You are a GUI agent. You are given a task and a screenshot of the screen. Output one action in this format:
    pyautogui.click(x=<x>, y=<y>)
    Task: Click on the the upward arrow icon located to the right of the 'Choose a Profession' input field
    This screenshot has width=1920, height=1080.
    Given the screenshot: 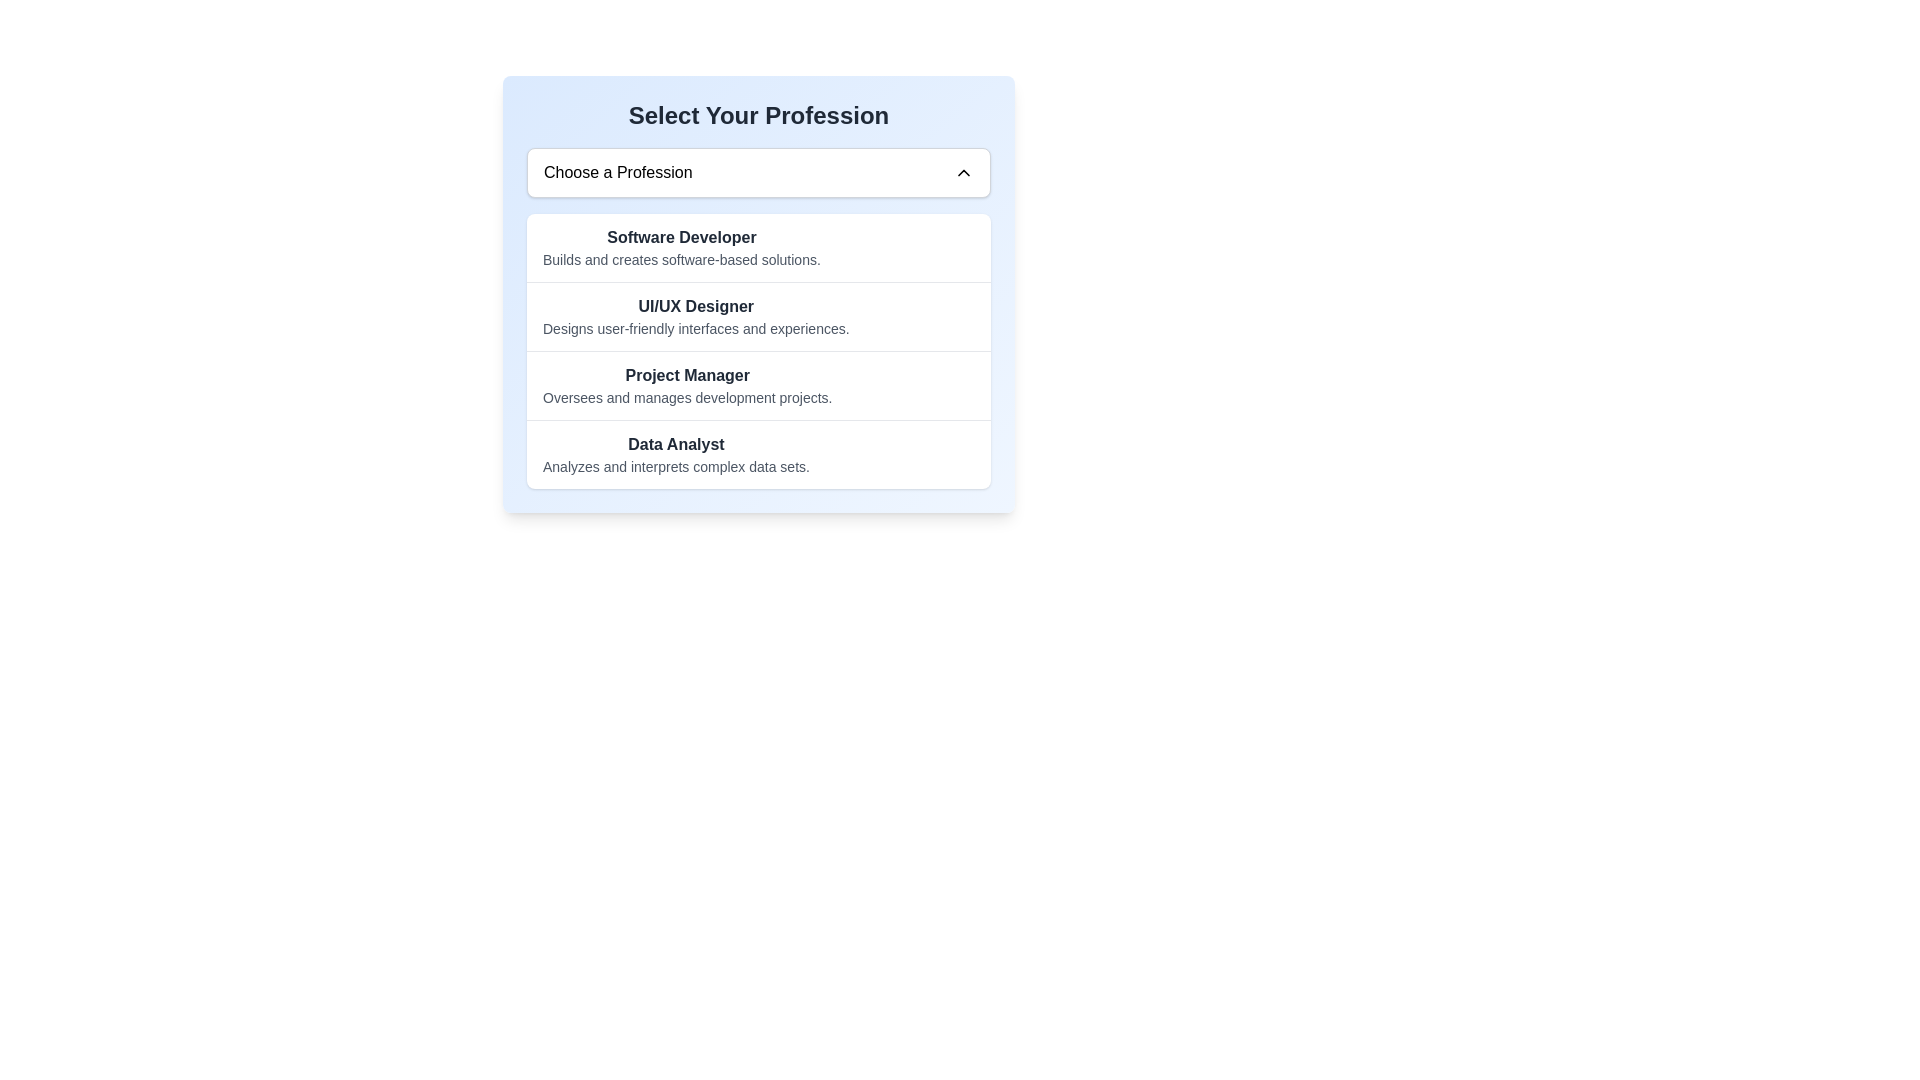 What is the action you would take?
    pyautogui.click(x=964, y=172)
    